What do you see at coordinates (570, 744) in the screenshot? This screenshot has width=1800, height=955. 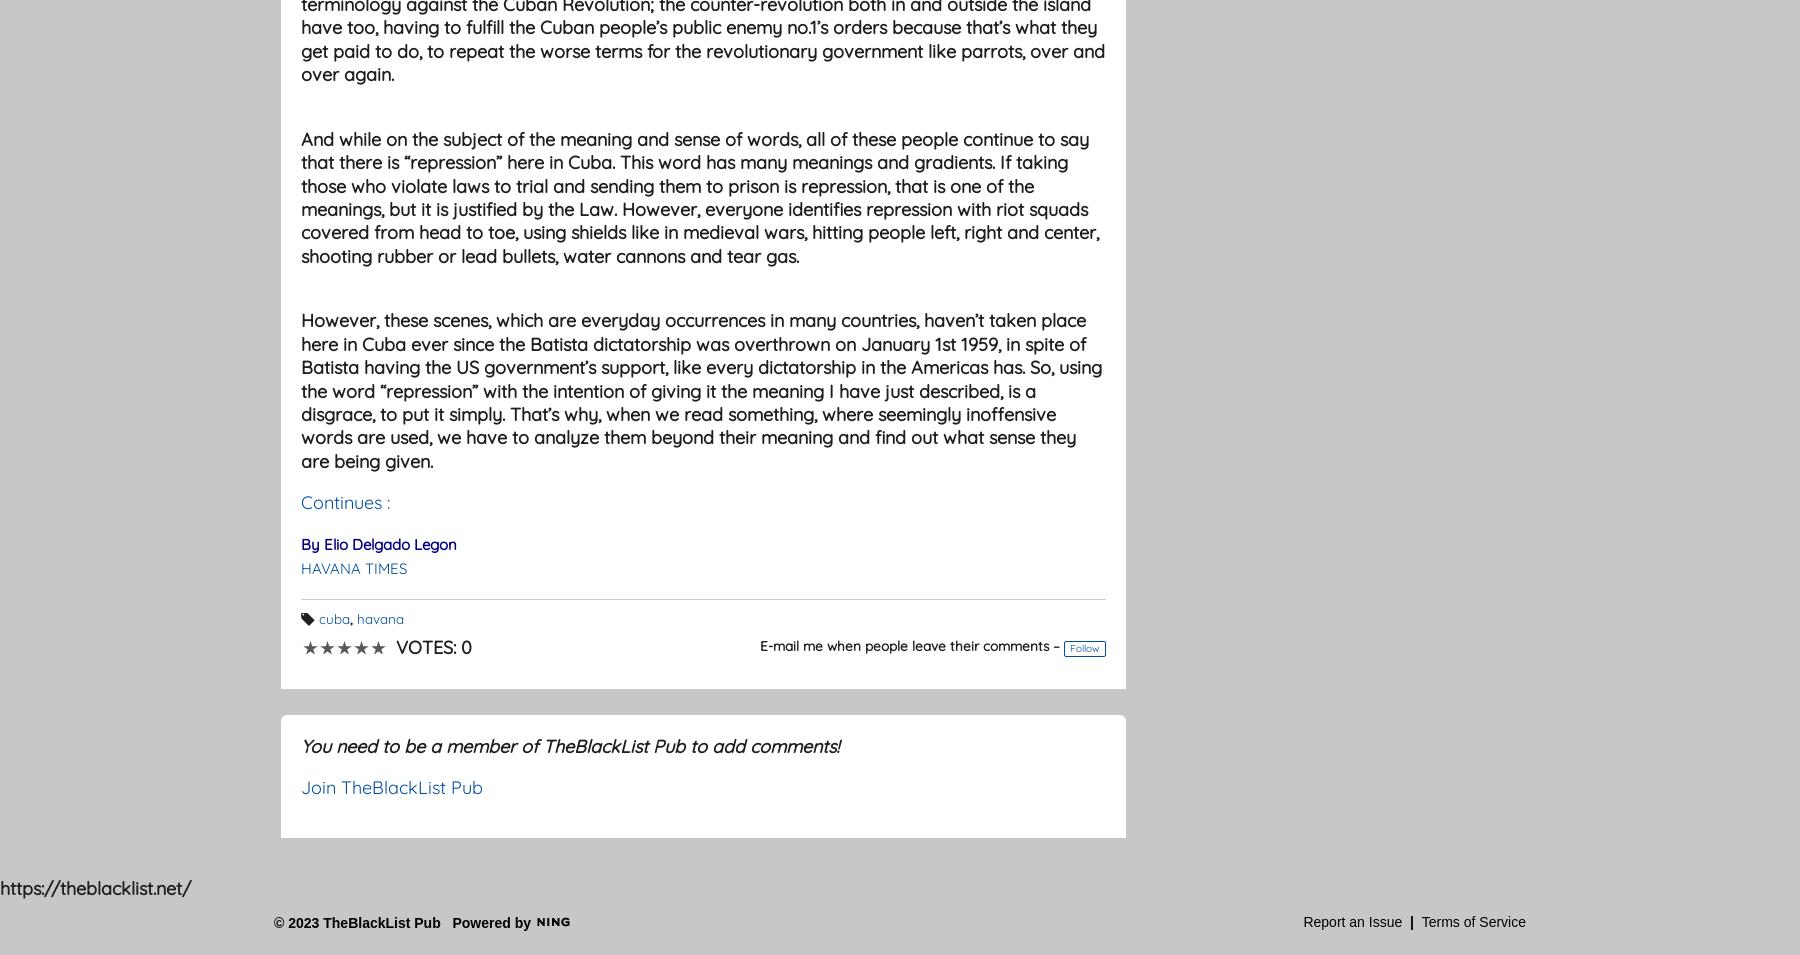 I see `'You need to be a member of TheBlackList Pub to add comments!'` at bounding box center [570, 744].